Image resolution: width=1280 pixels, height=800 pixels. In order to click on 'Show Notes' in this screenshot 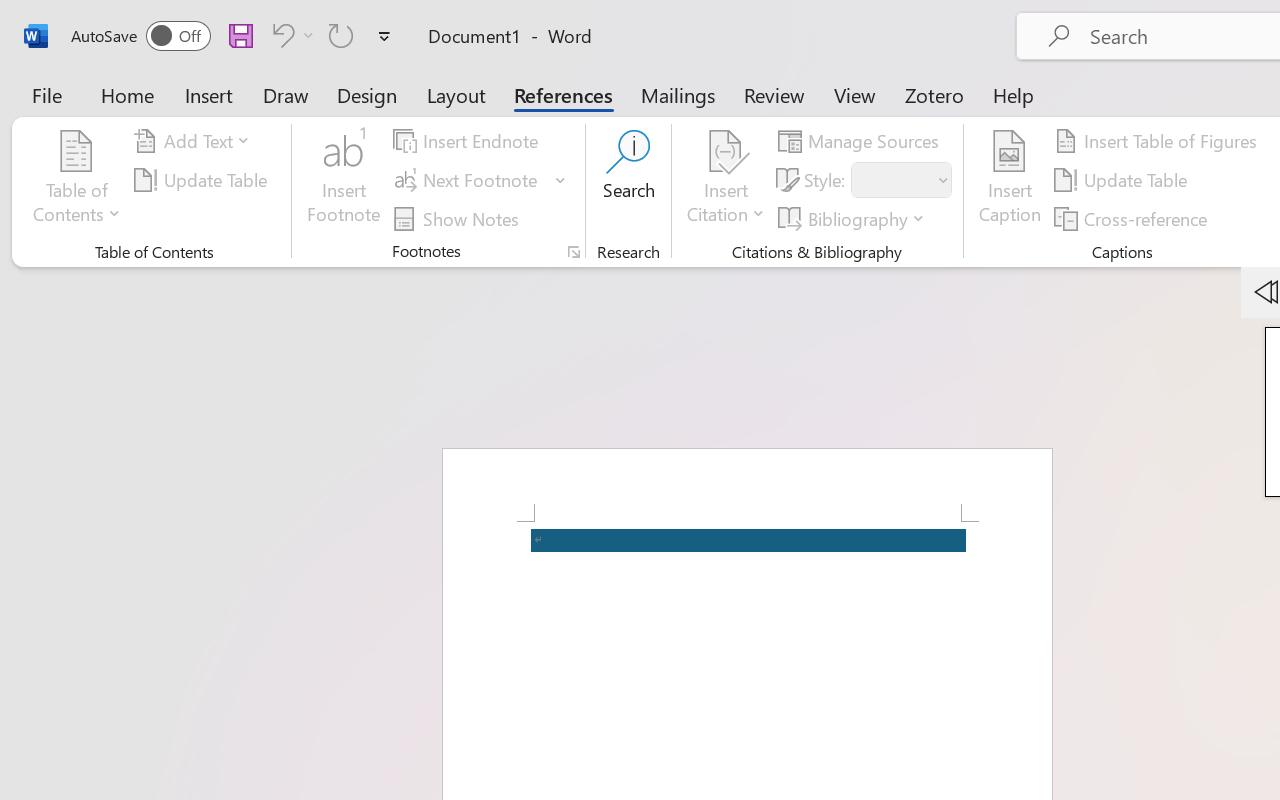, I will do `click(458, 218)`.